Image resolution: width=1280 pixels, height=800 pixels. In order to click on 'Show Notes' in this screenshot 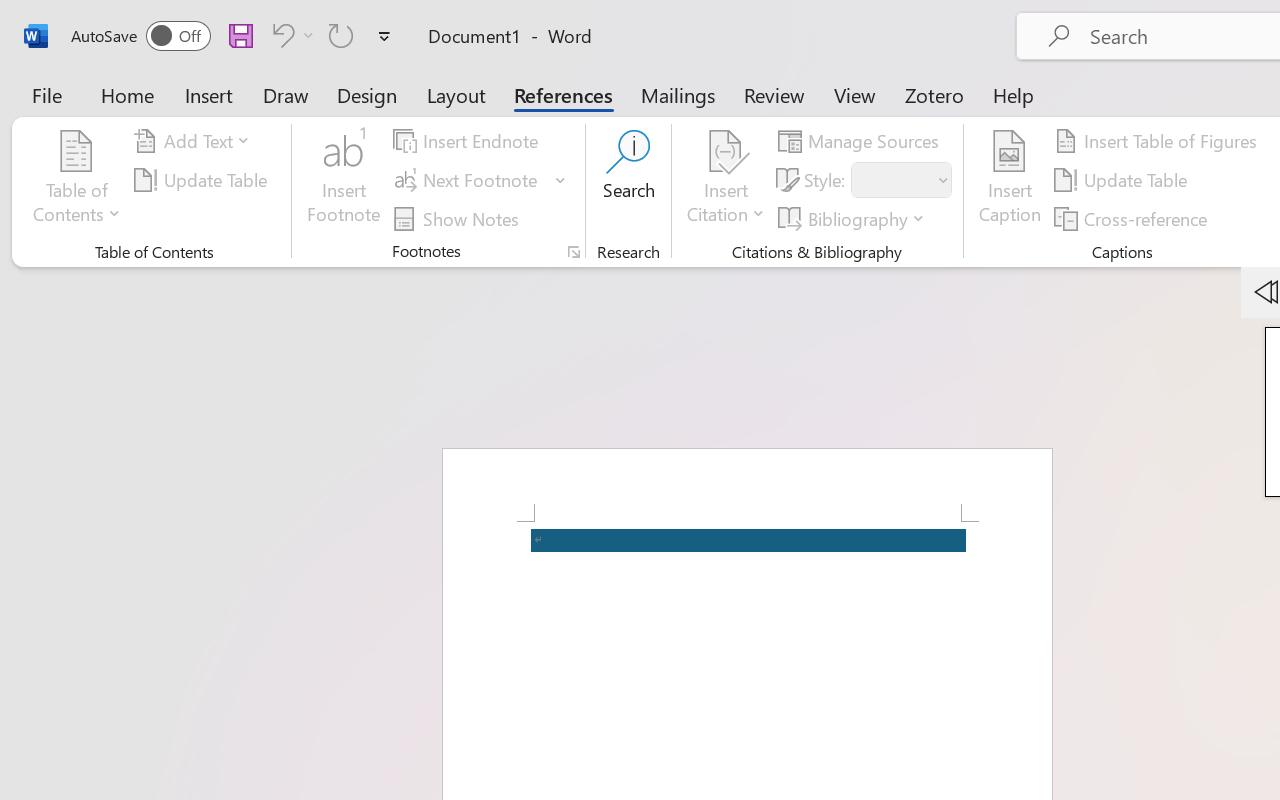, I will do `click(458, 218)`.